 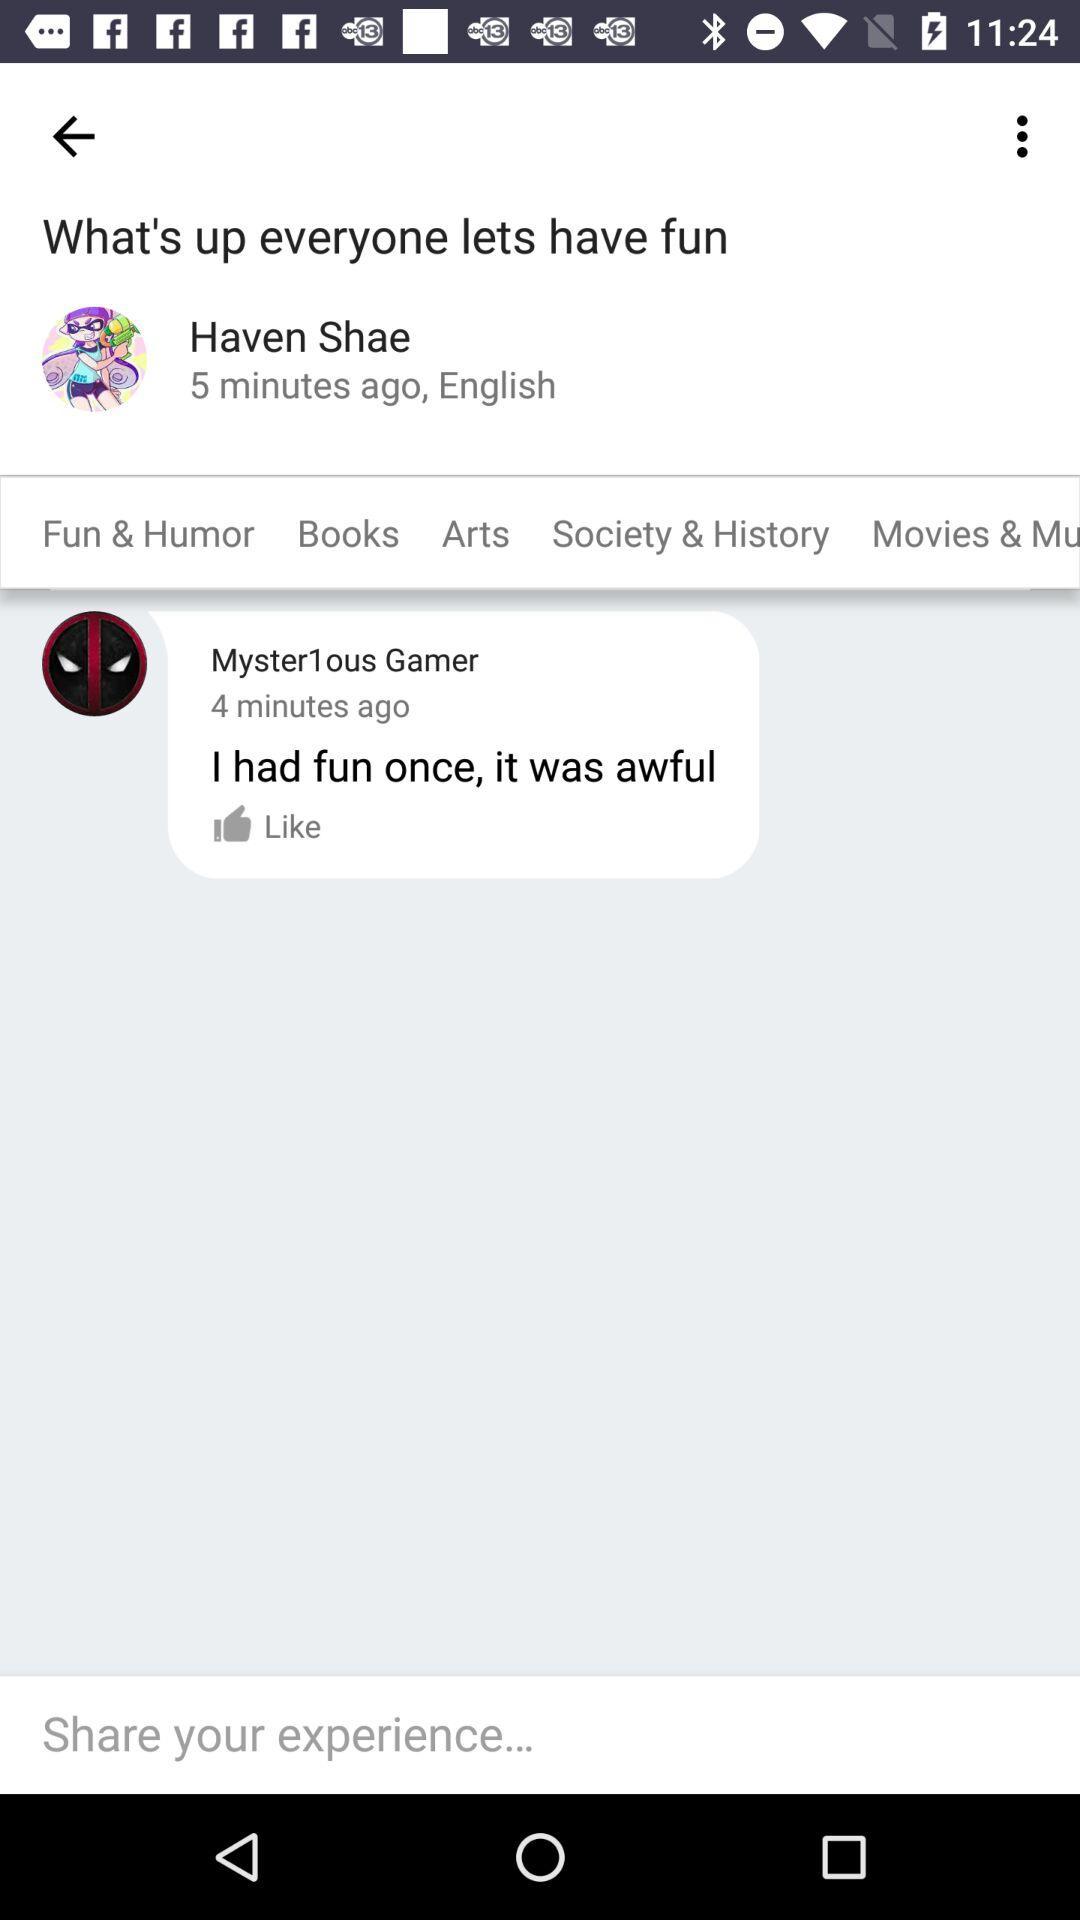 What do you see at coordinates (94, 359) in the screenshot?
I see `profile` at bounding box center [94, 359].